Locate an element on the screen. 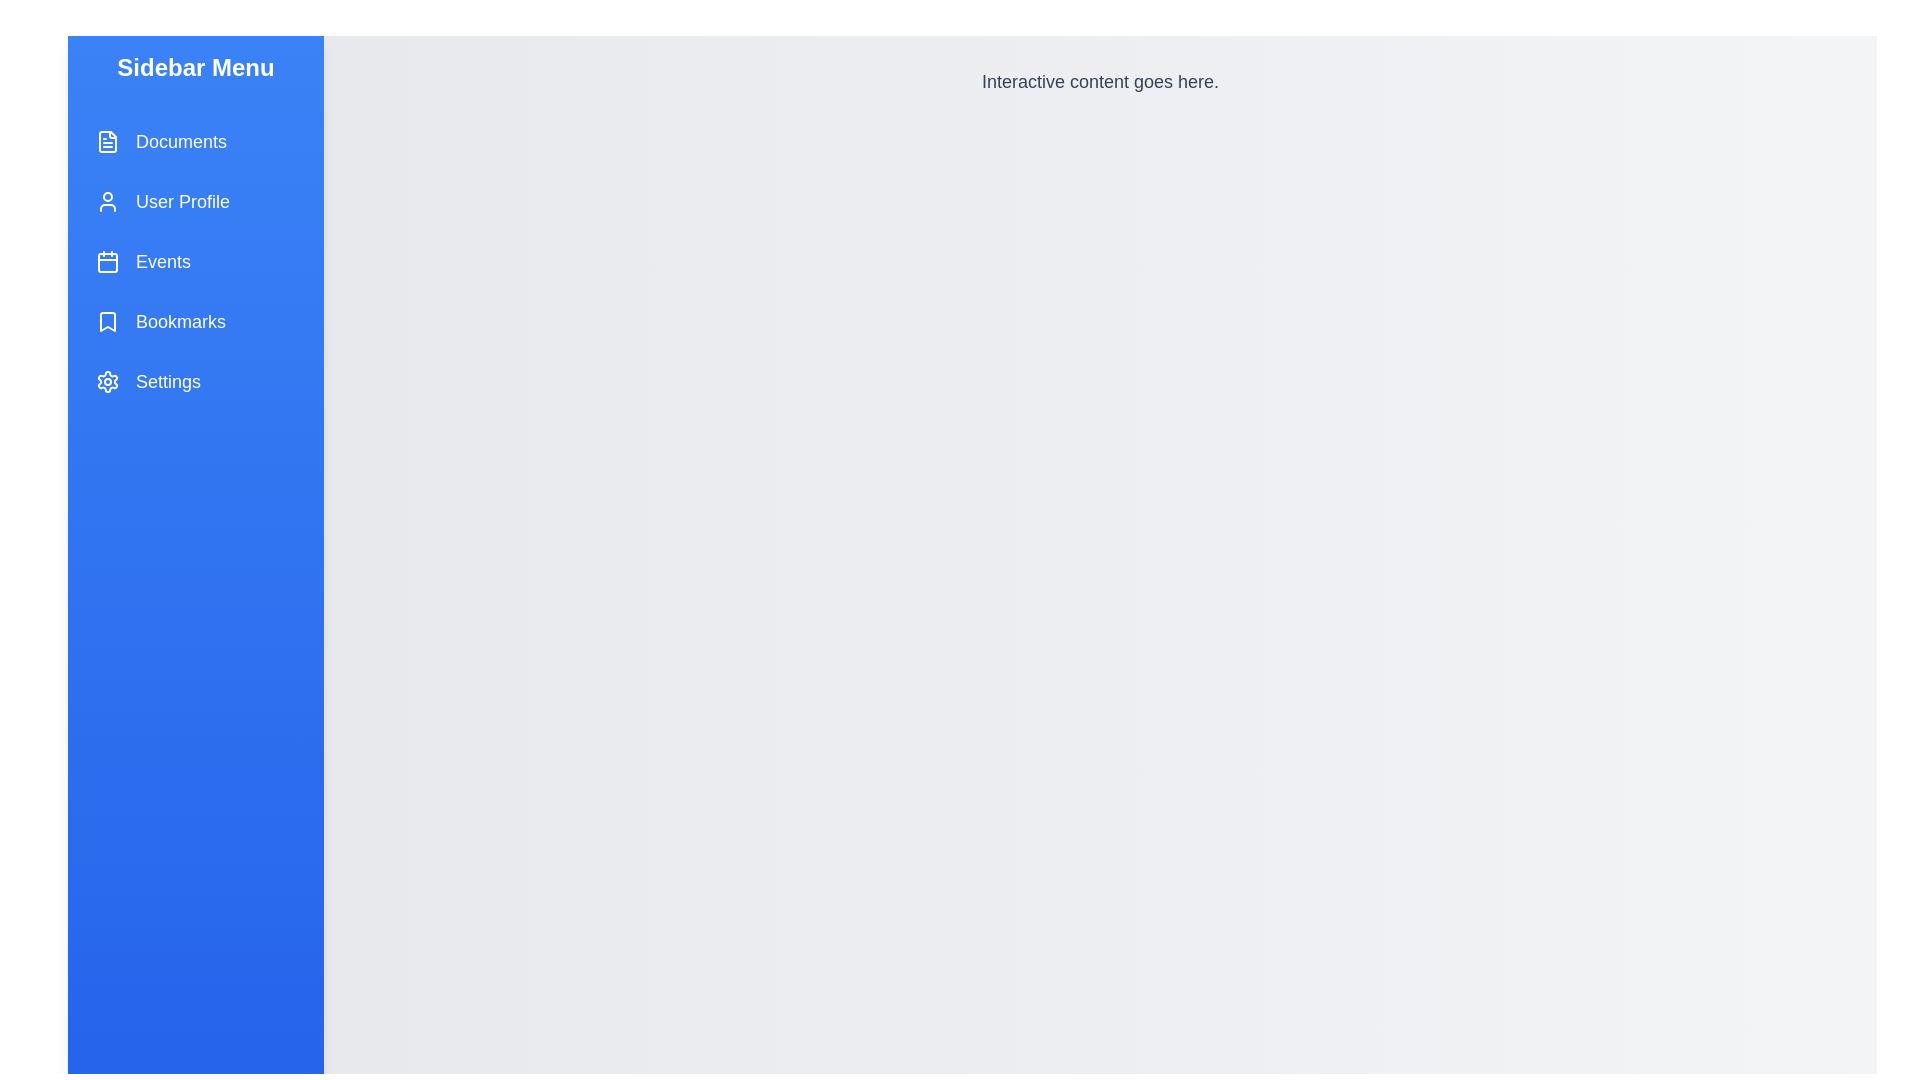  the menu item labeled Documents to observe its hover effect is located at coordinates (196, 141).